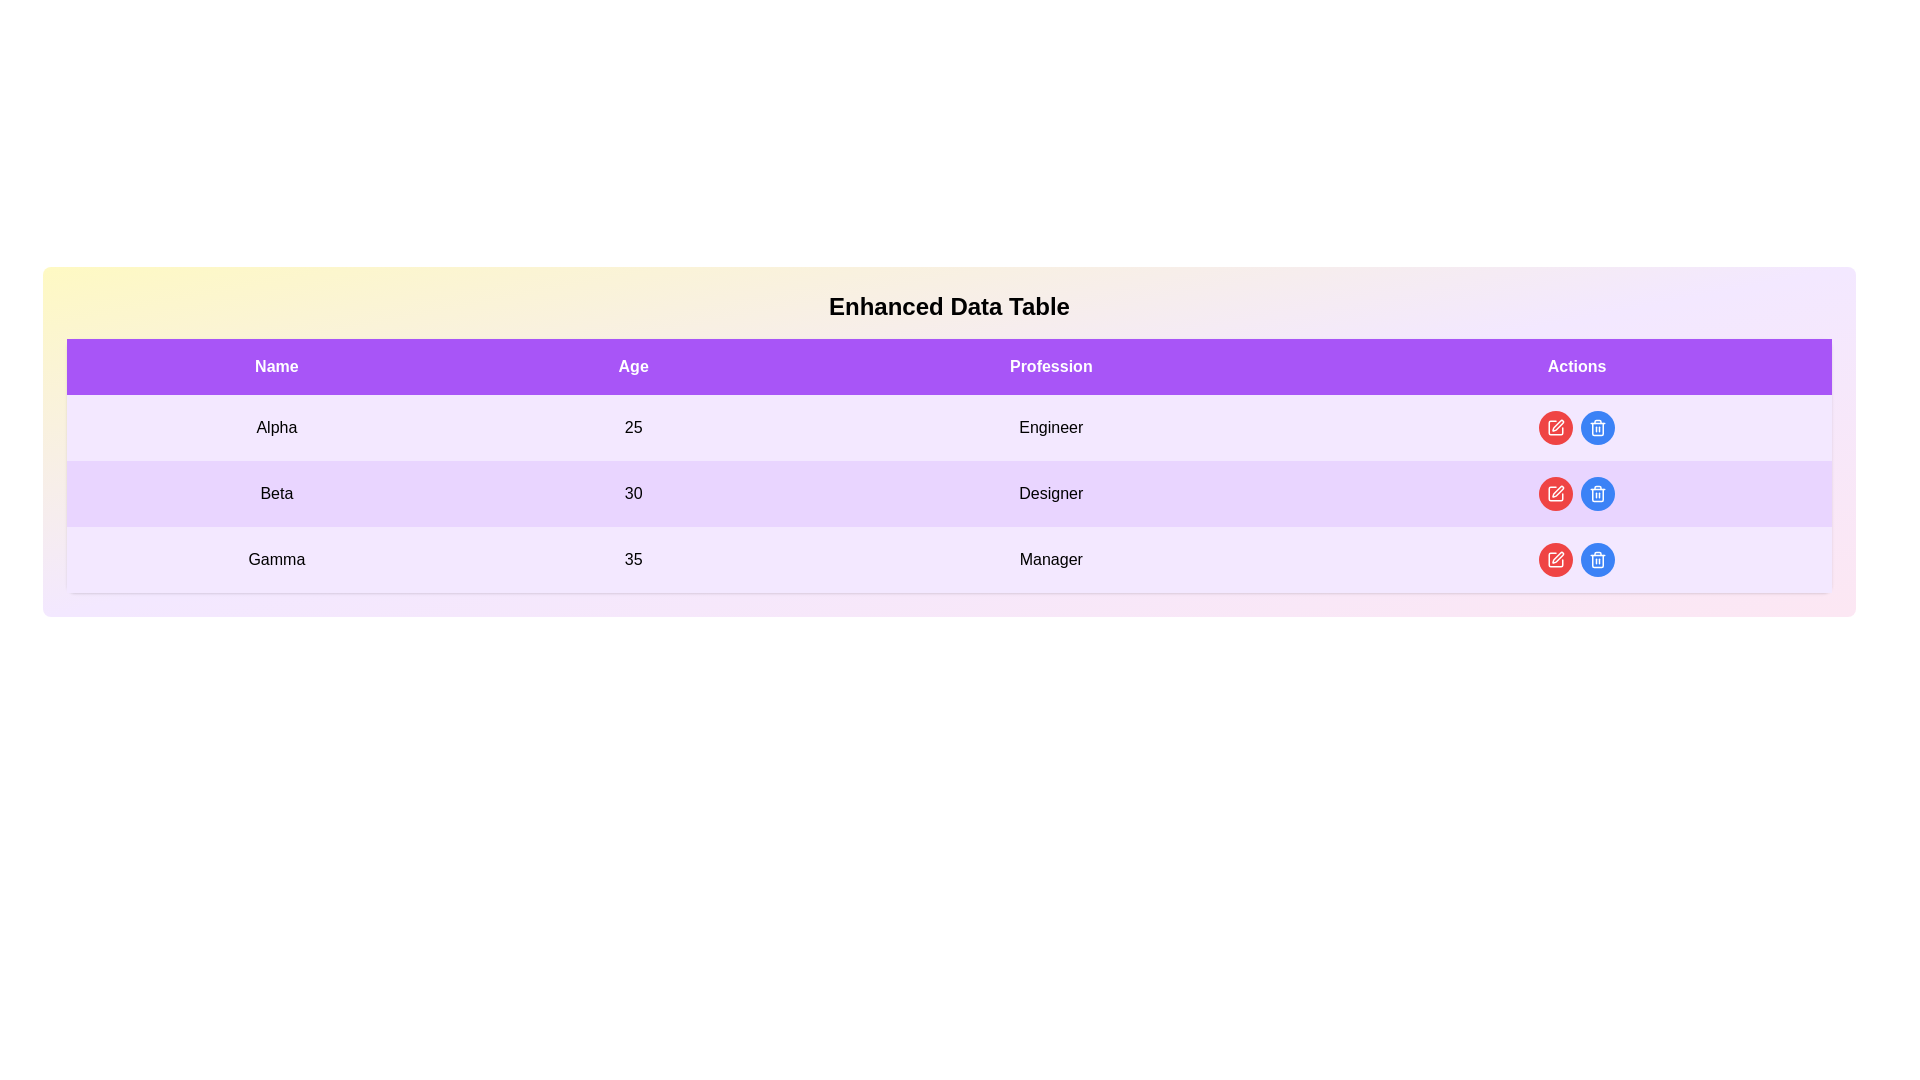 The height and width of the screenshot is (1080, 1920). What do you see at coordinates (1597, 493) in the screenshot?
I see `delete button for the entry with name Beta` at bounding box center [1597, 493].